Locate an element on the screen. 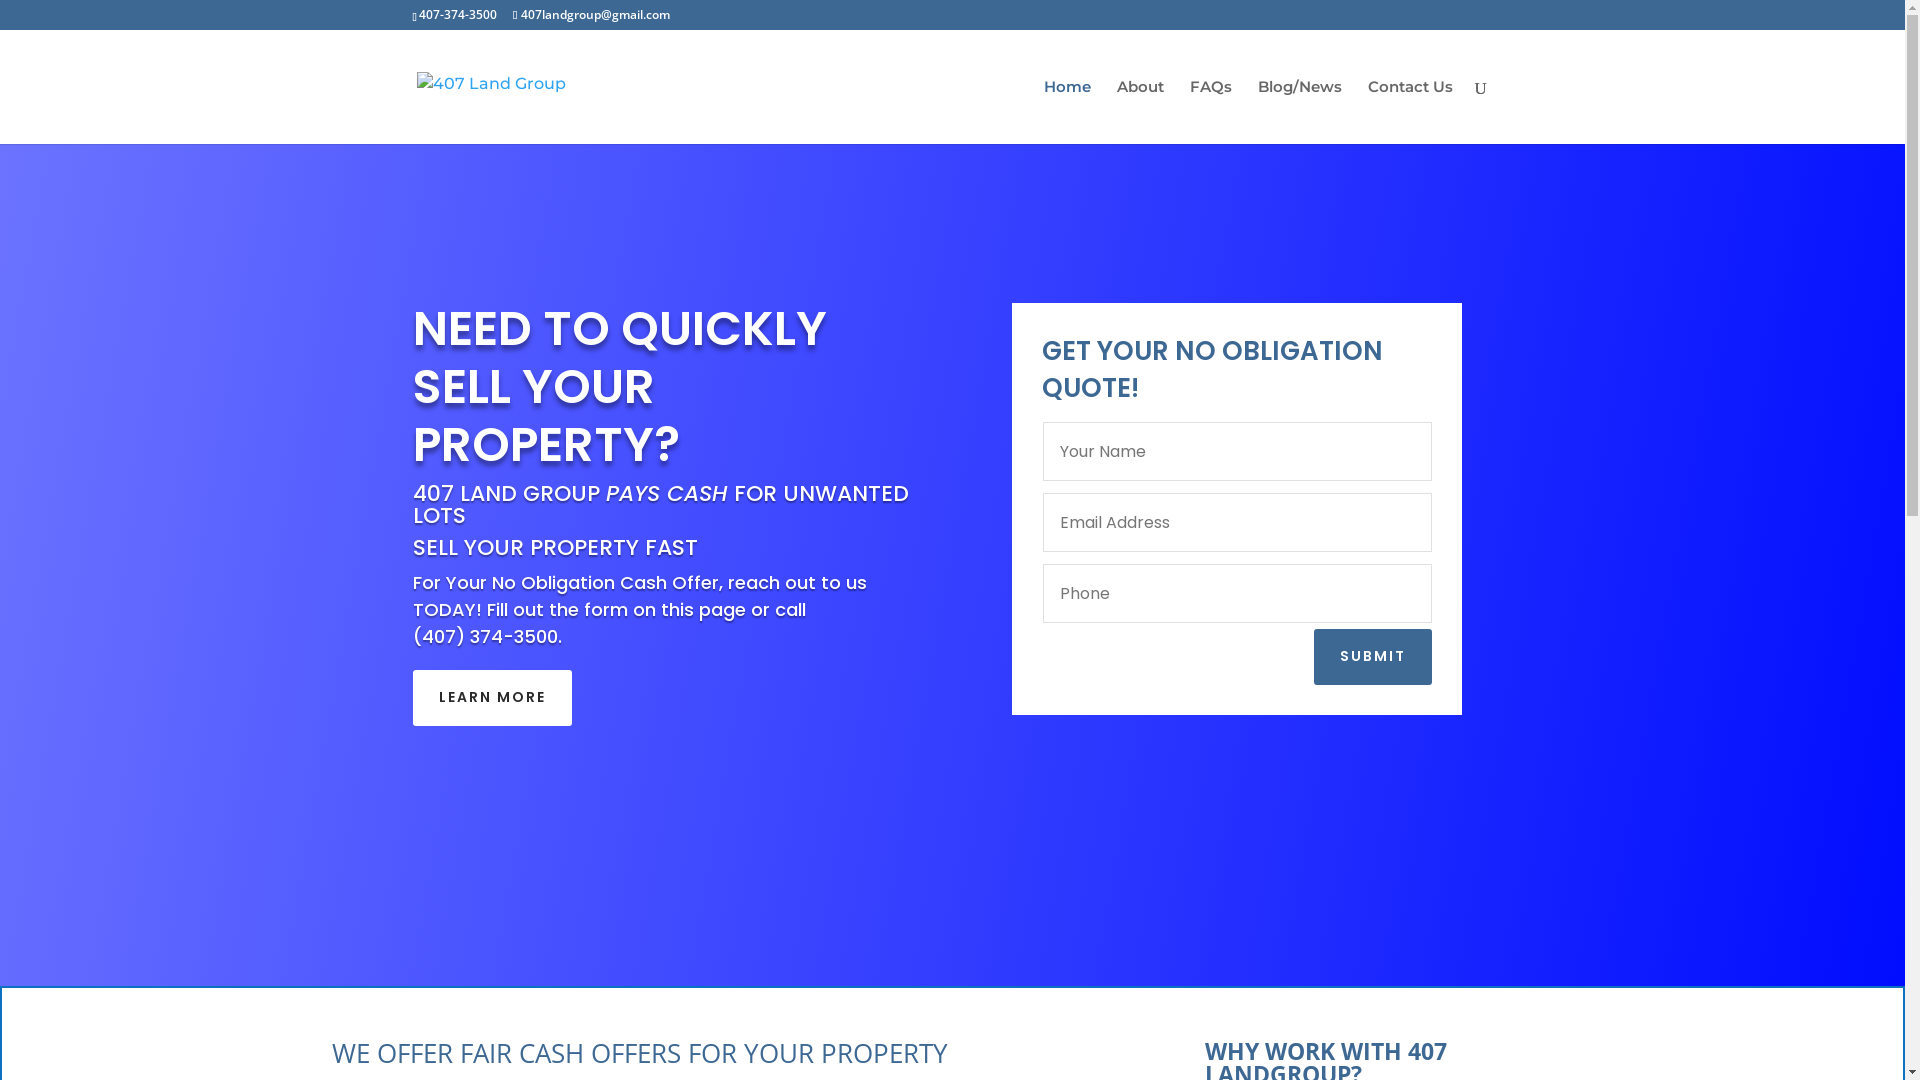  '407landgroup@gmail.com' is located at coordinates (590, 14).